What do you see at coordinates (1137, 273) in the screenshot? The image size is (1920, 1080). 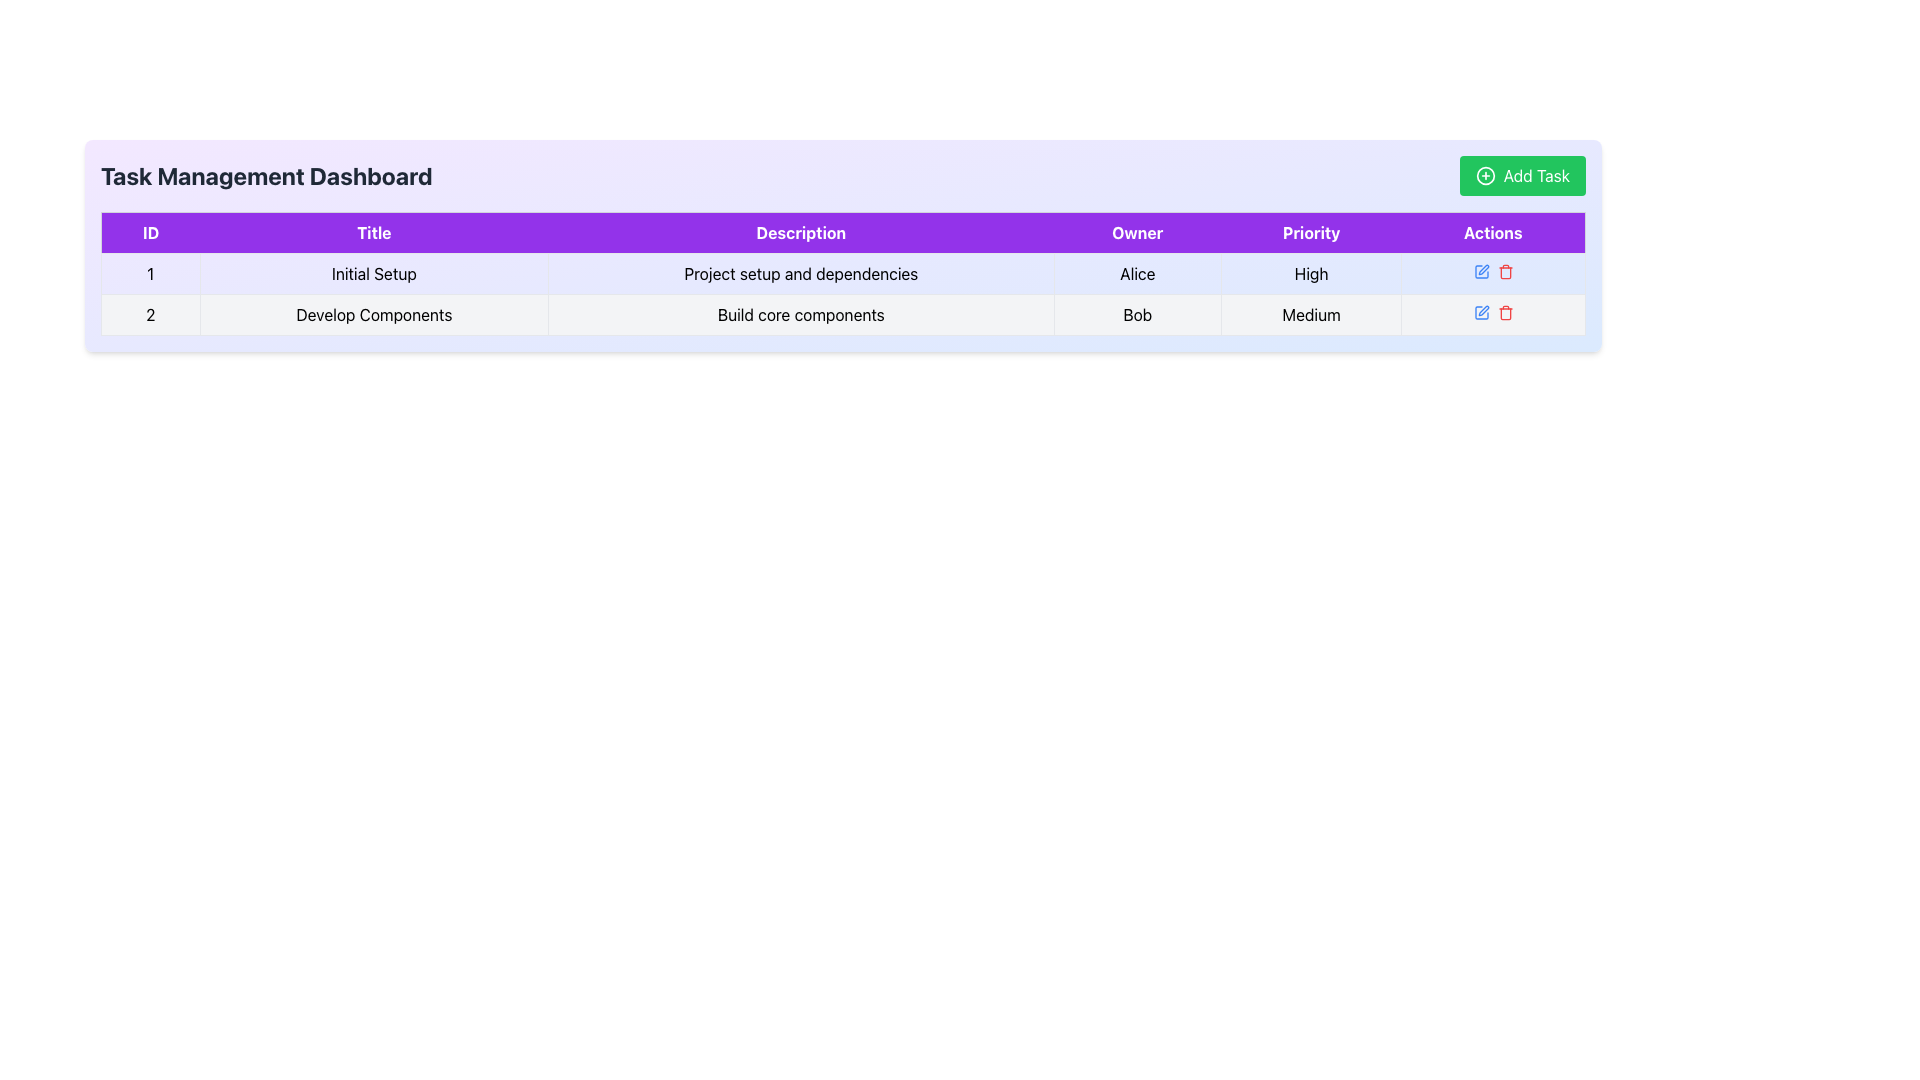 I see `text content of the text cell displaying 'Alice' in the fourth column of the first row of the table under the 'Owner' header` at bounding box center [1137, 273].